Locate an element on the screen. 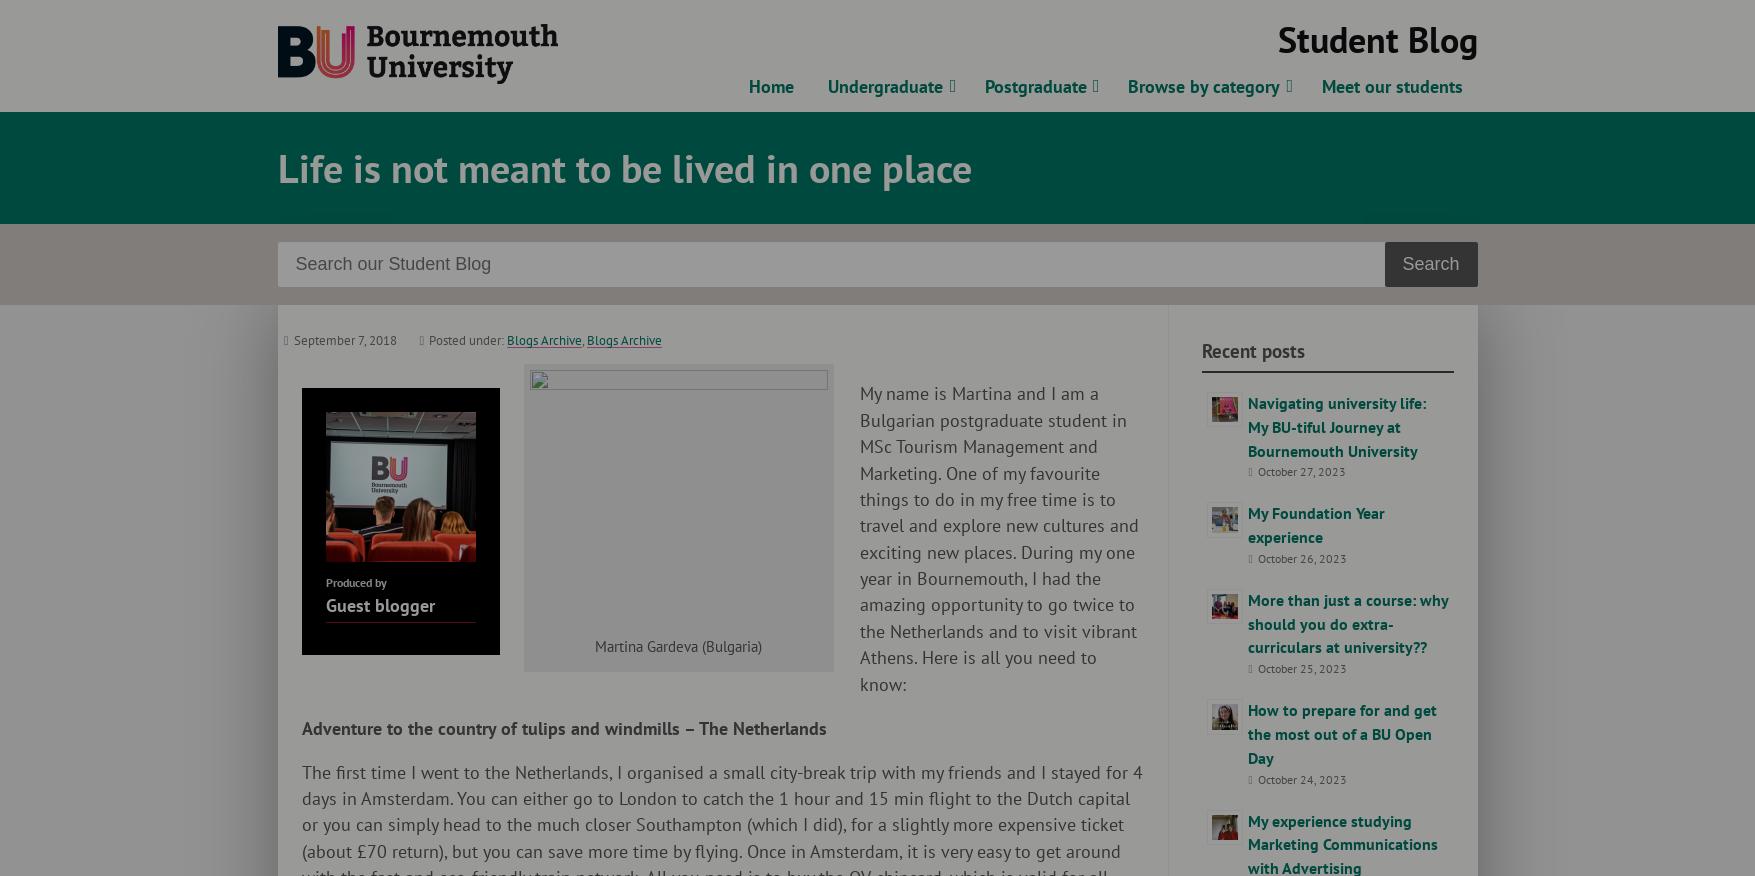 This screenshot has height=876, width=1755. 'Meet our students' is located at coordinates (1391, 86).